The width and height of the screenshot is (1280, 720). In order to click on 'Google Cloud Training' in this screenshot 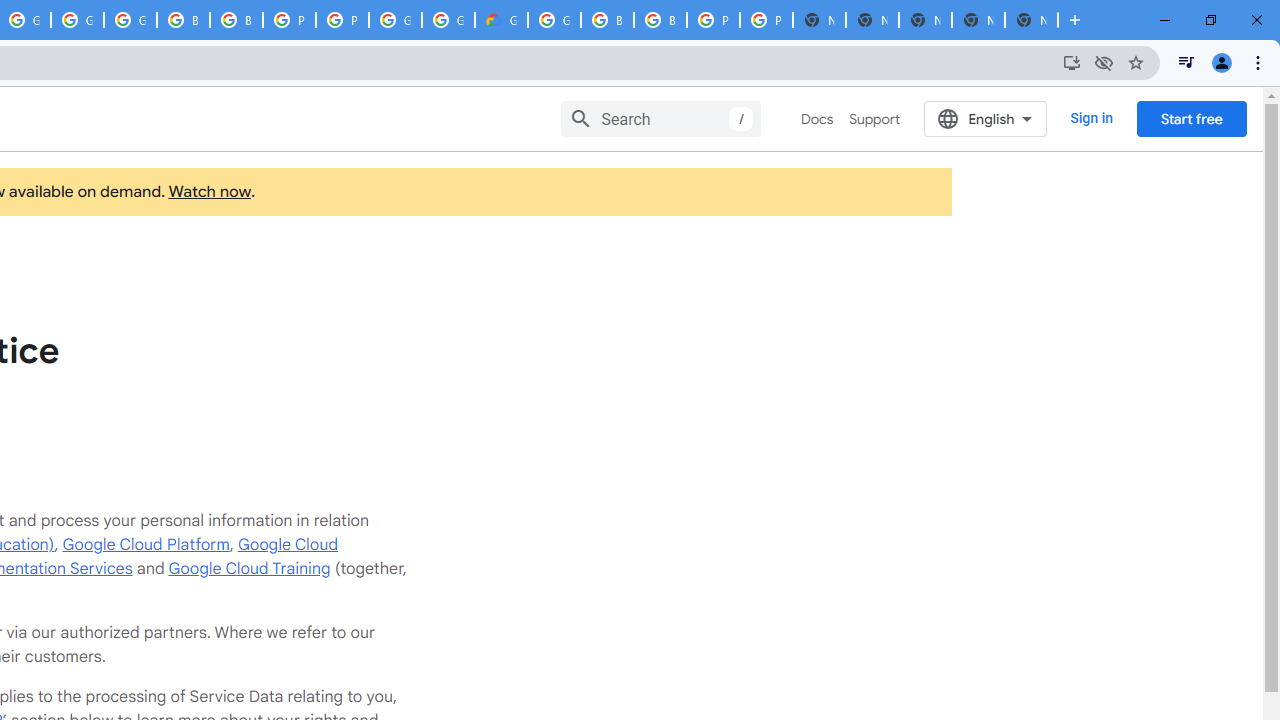, I will do `click(248, 568)`.